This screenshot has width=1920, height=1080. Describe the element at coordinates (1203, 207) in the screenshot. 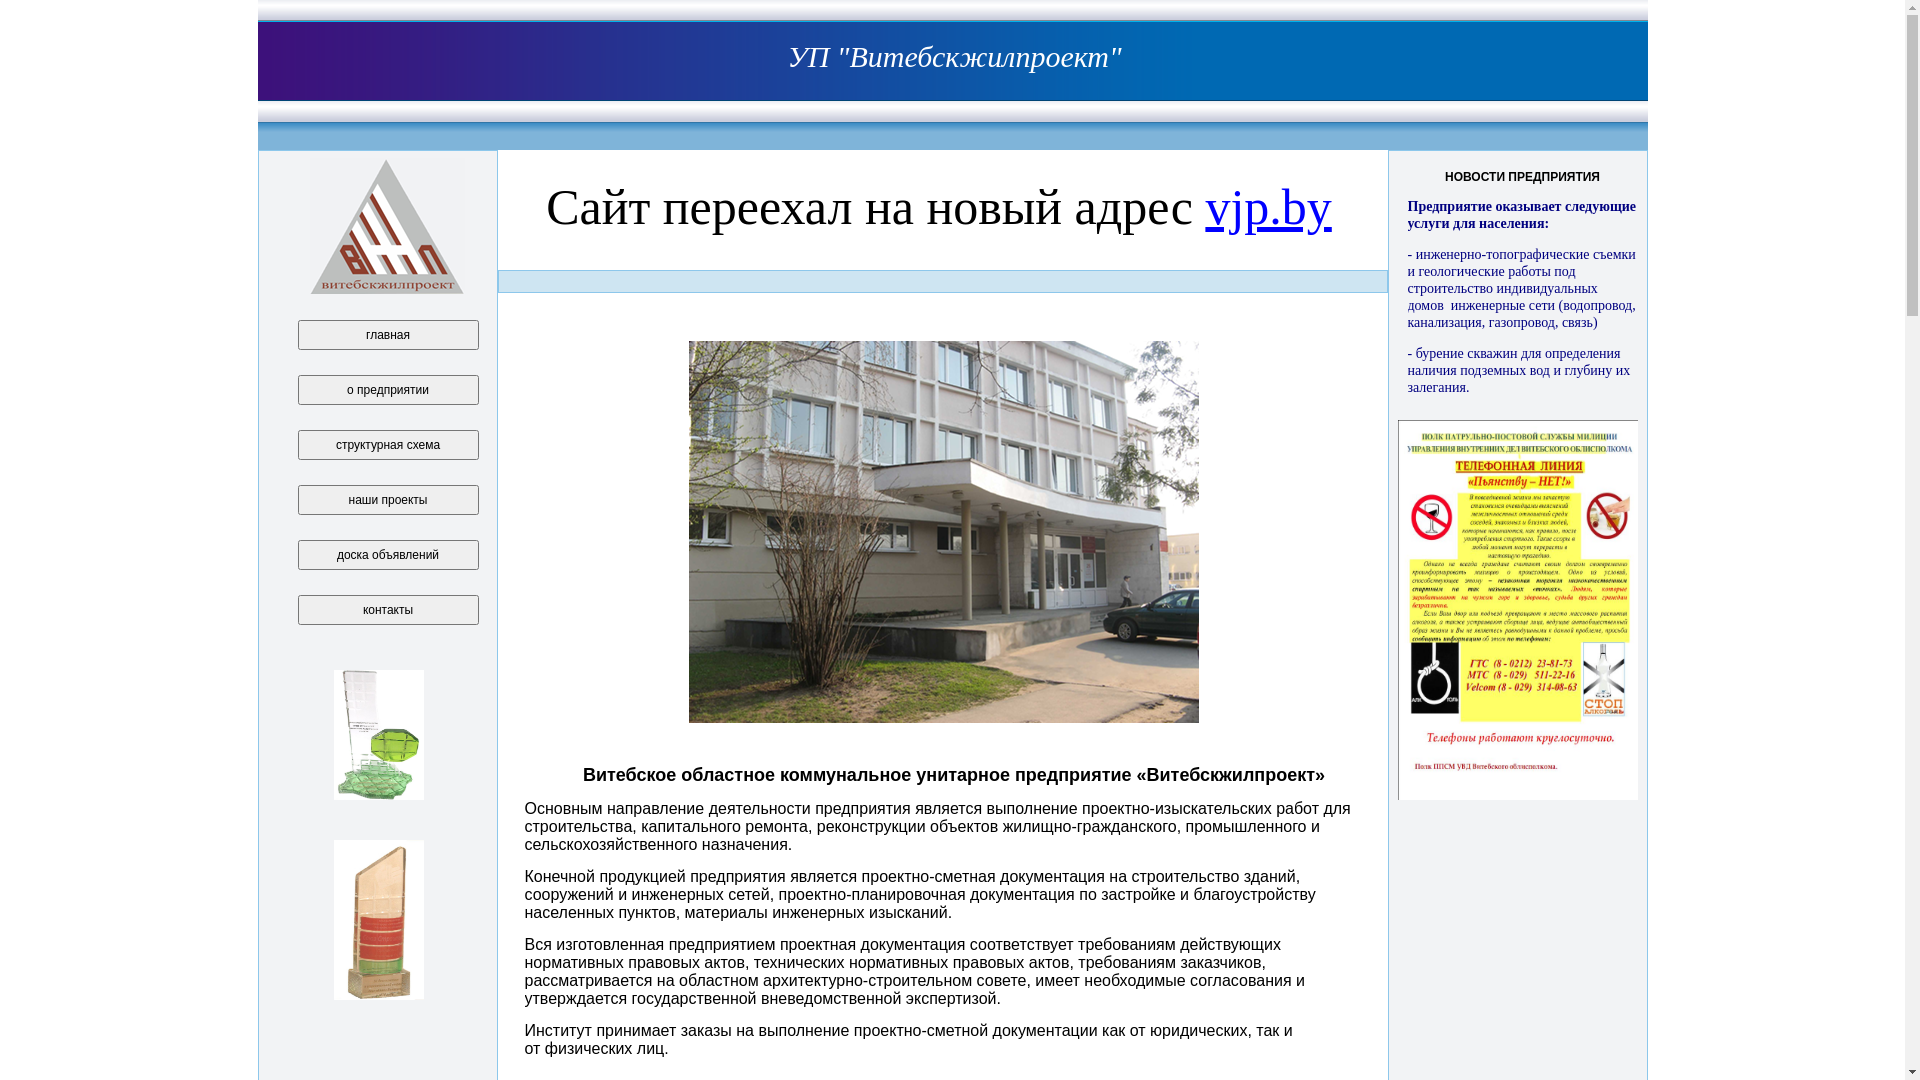

I see `'vjp.by'` at that location.